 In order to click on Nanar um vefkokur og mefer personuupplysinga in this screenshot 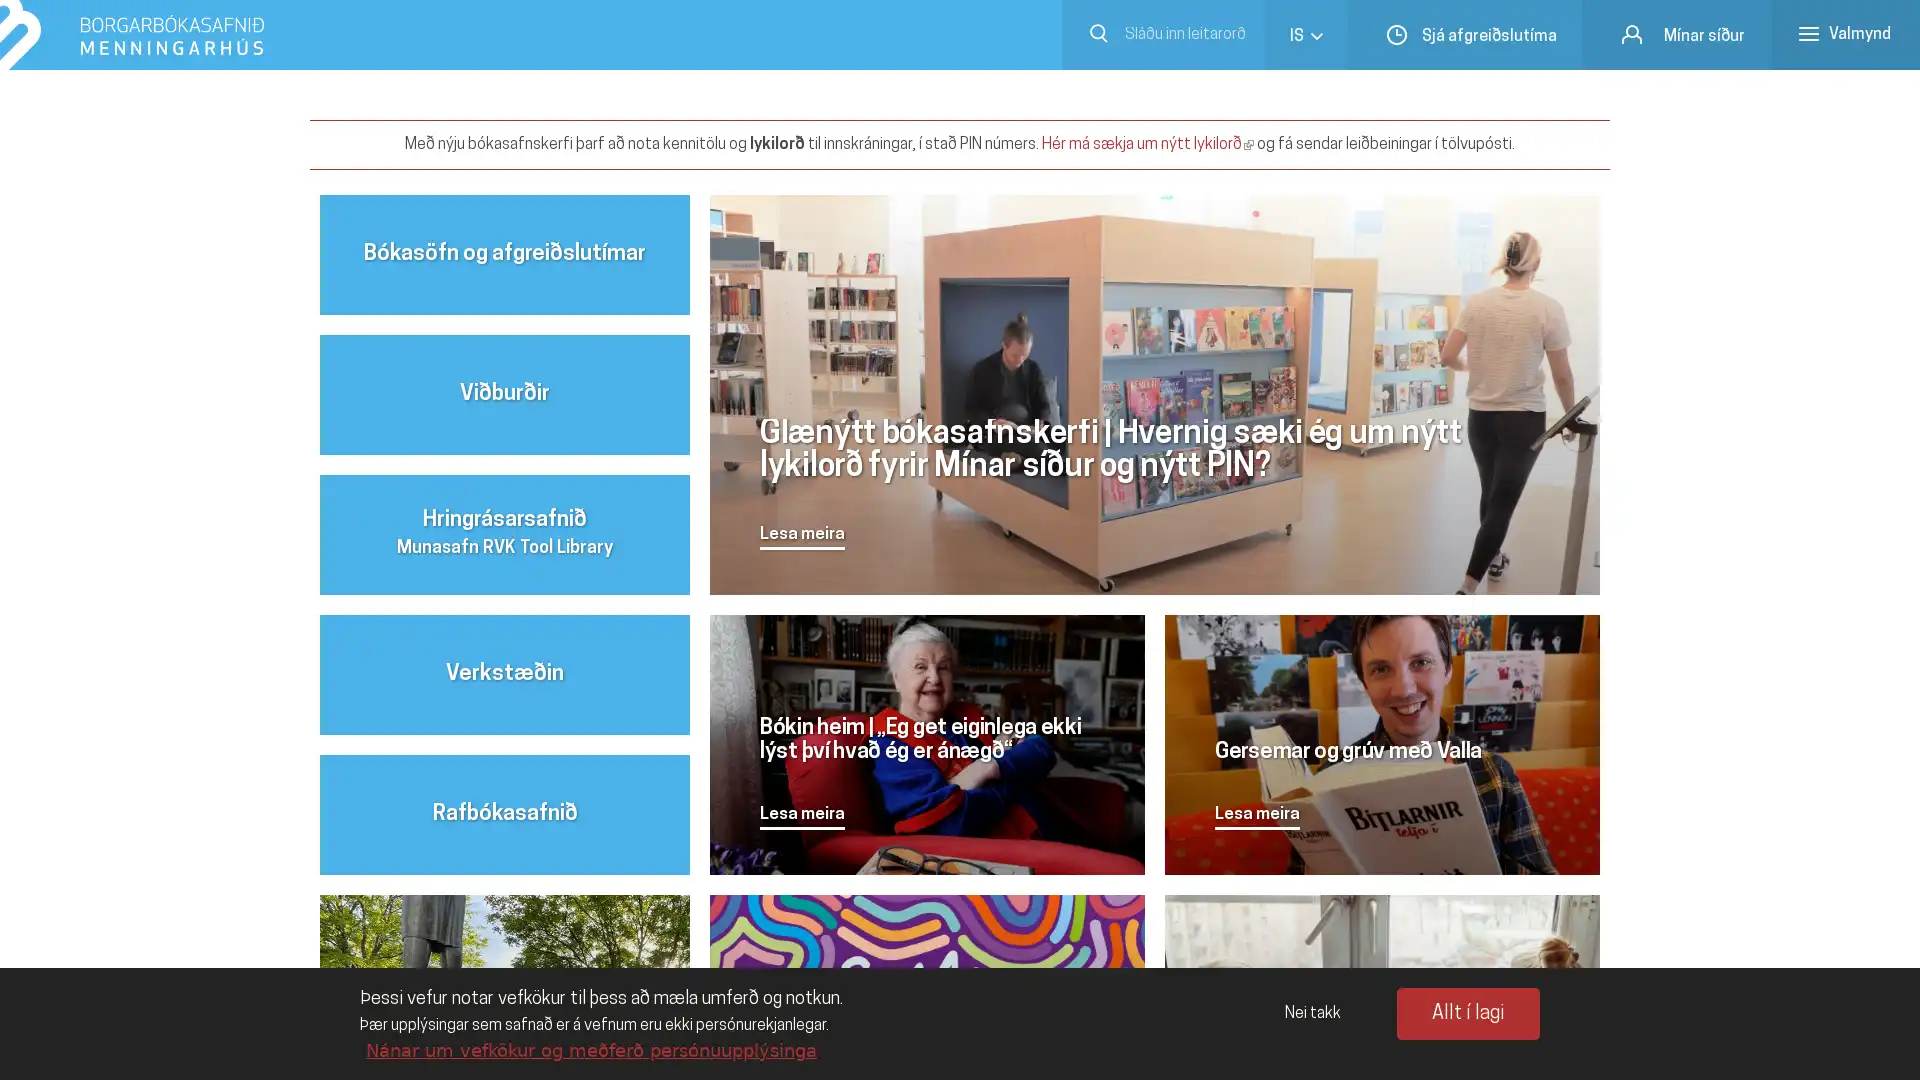, I will do `click(590, 1049)`.